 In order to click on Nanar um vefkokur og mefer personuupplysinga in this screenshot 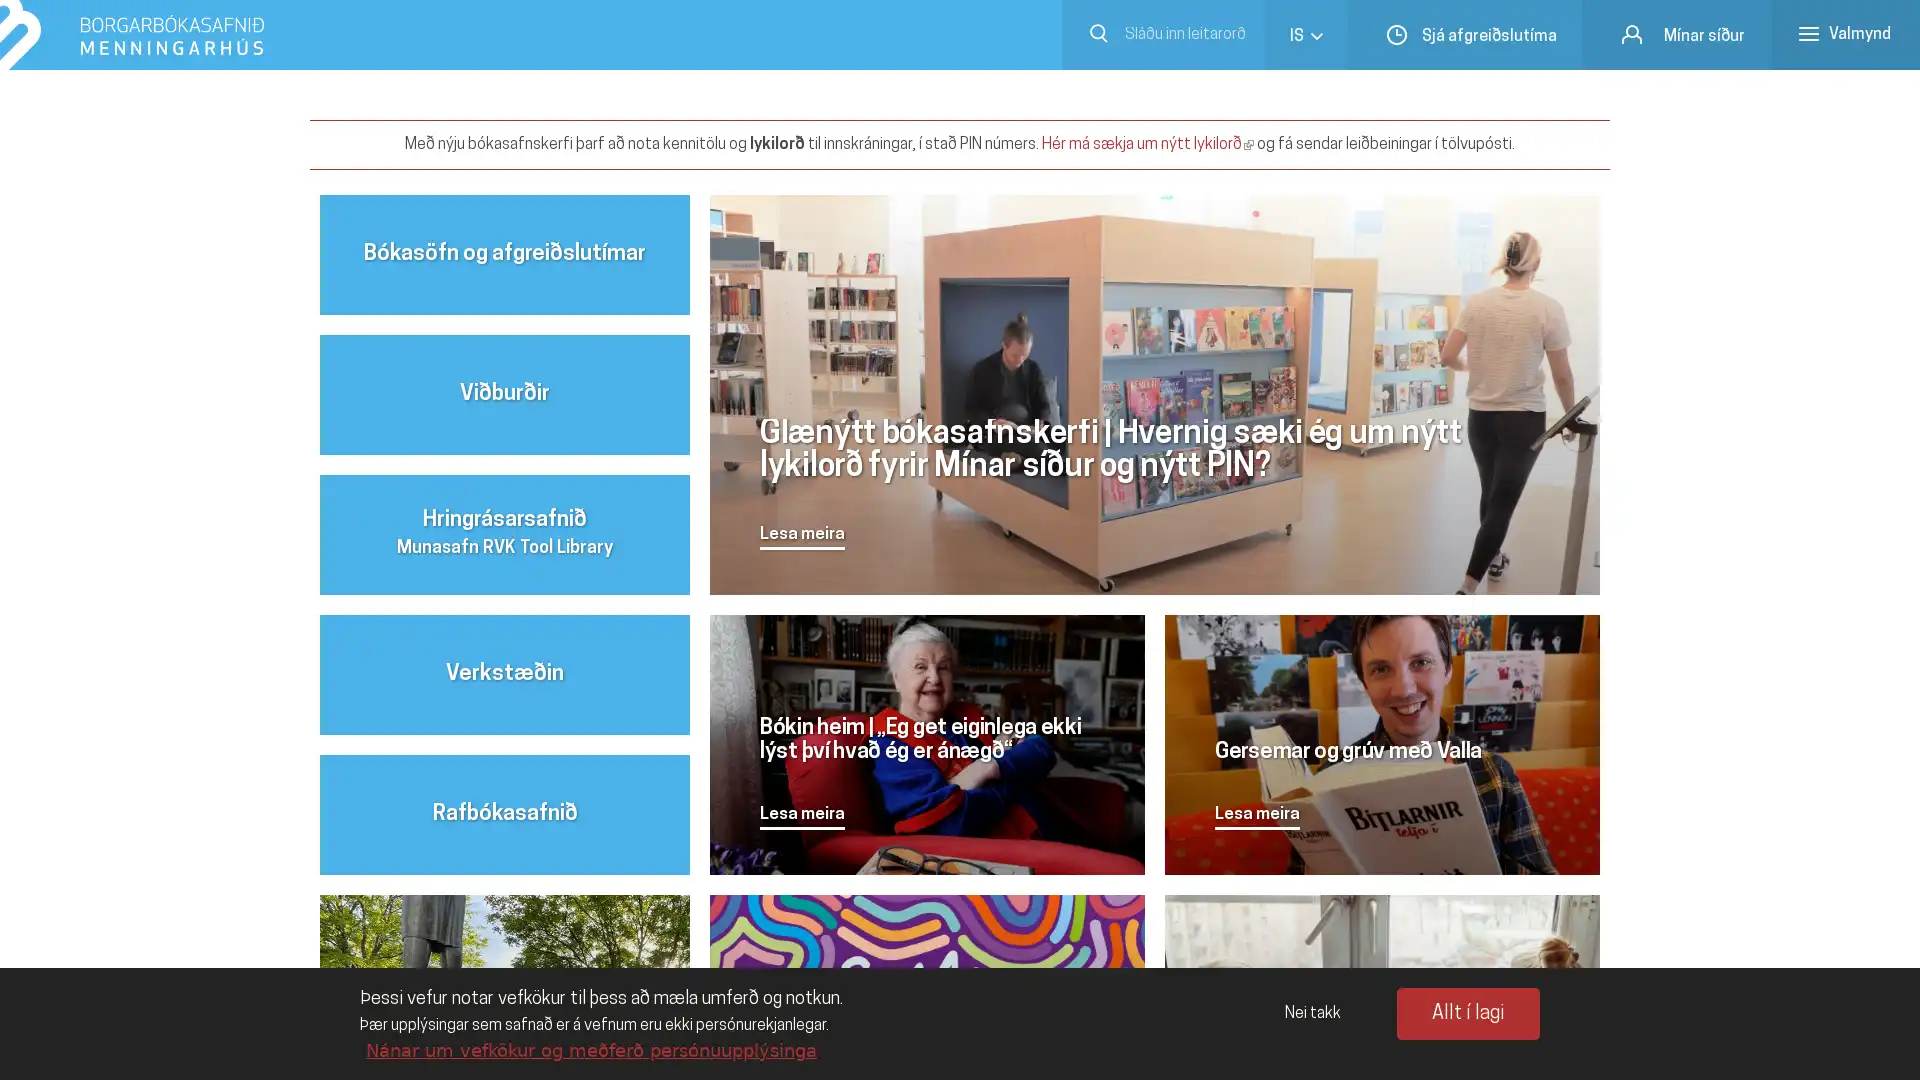, I will do `click(590, 1049)`.